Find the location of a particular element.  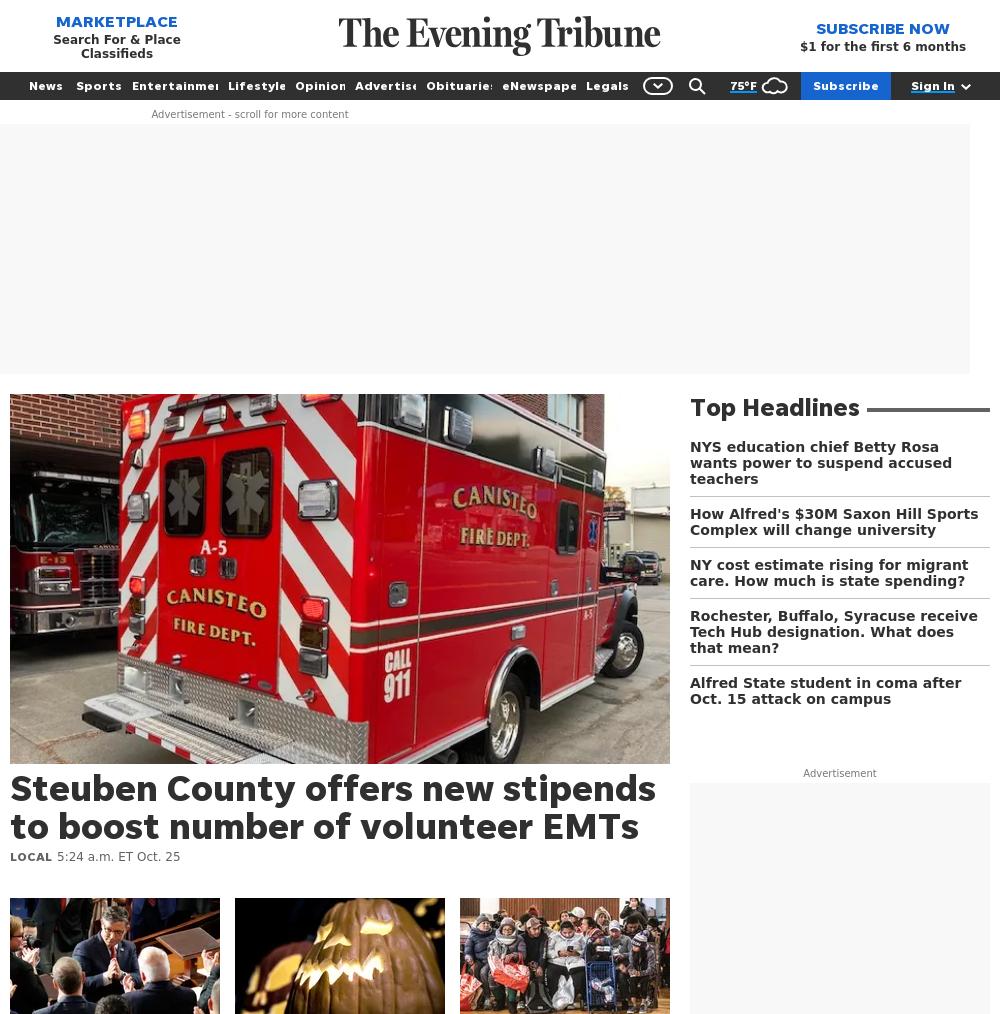

'Obituaries' is located at coordinates (460, 84).